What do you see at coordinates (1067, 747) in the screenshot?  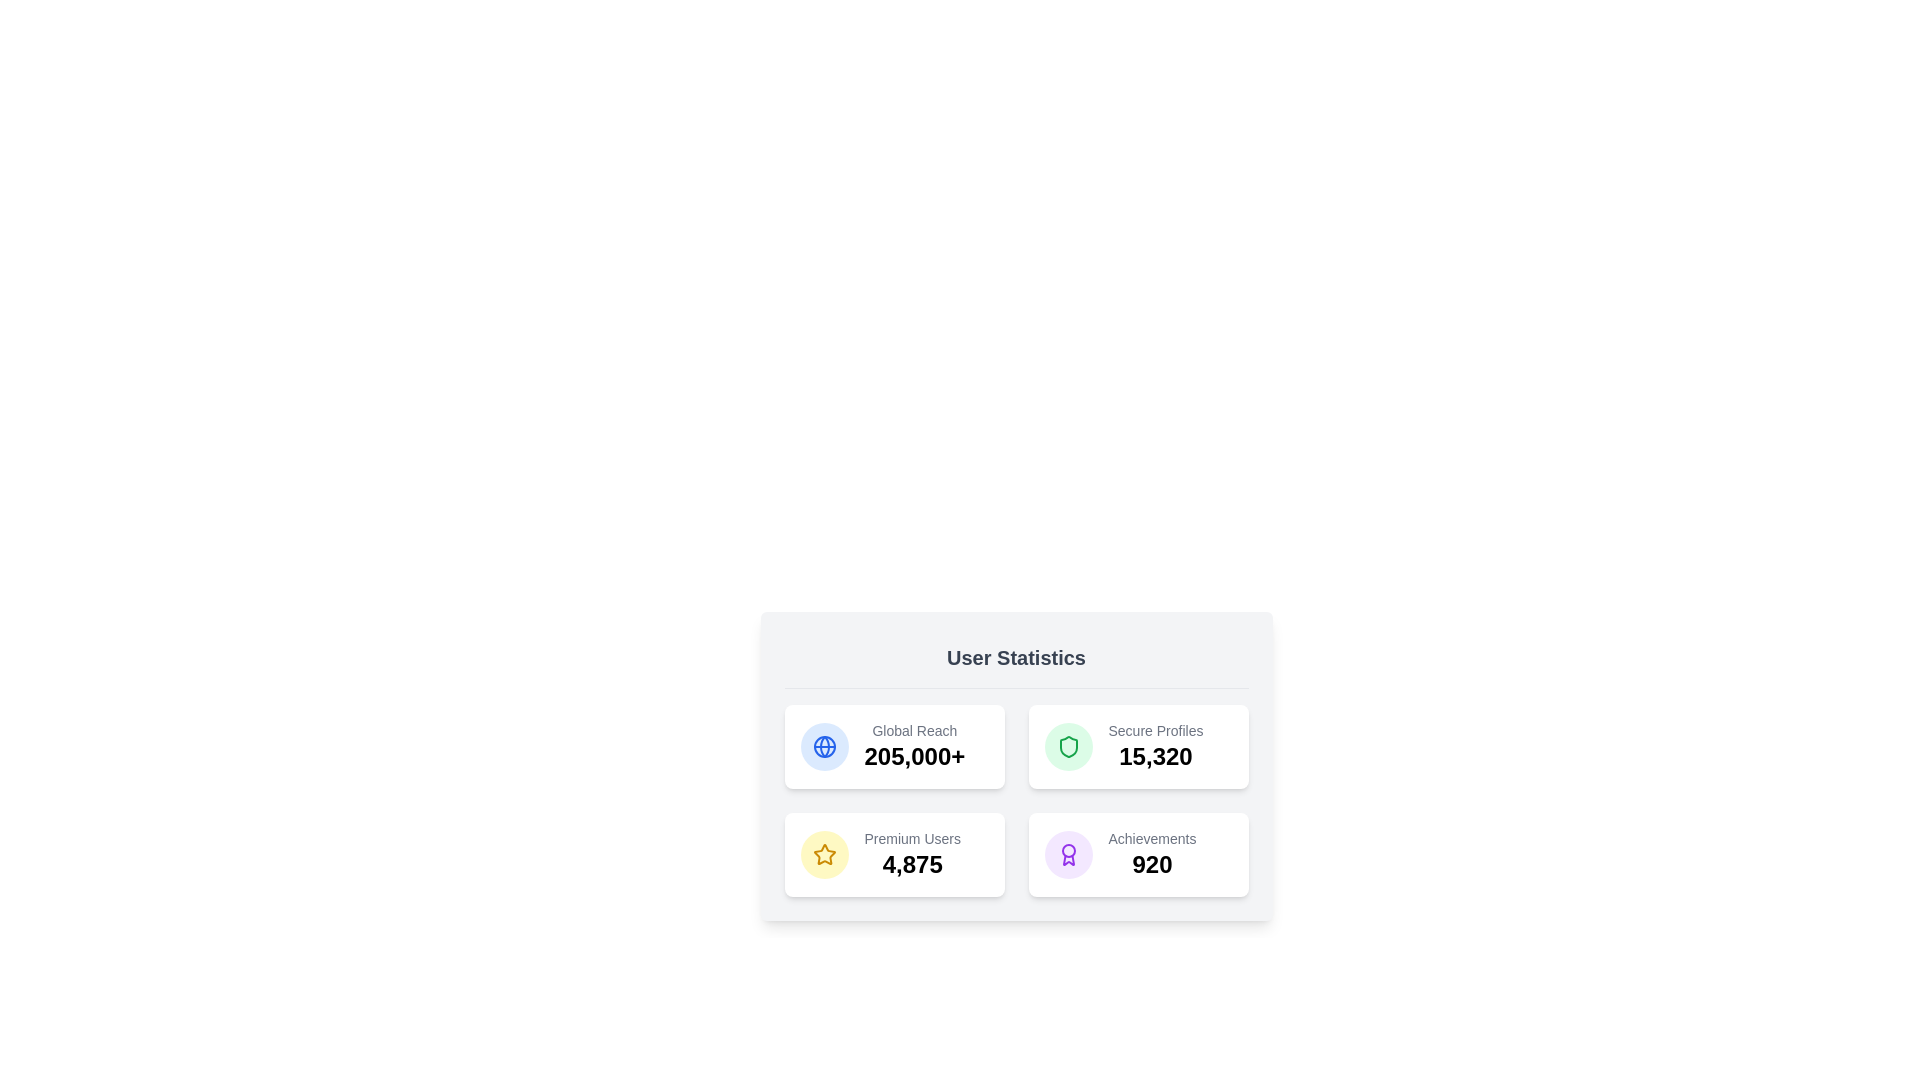 I see `the shield icon outlined with a smooth green color, located in the 'Secure Profiles' section of the statistics panel` at bounding box center [1067, 747].